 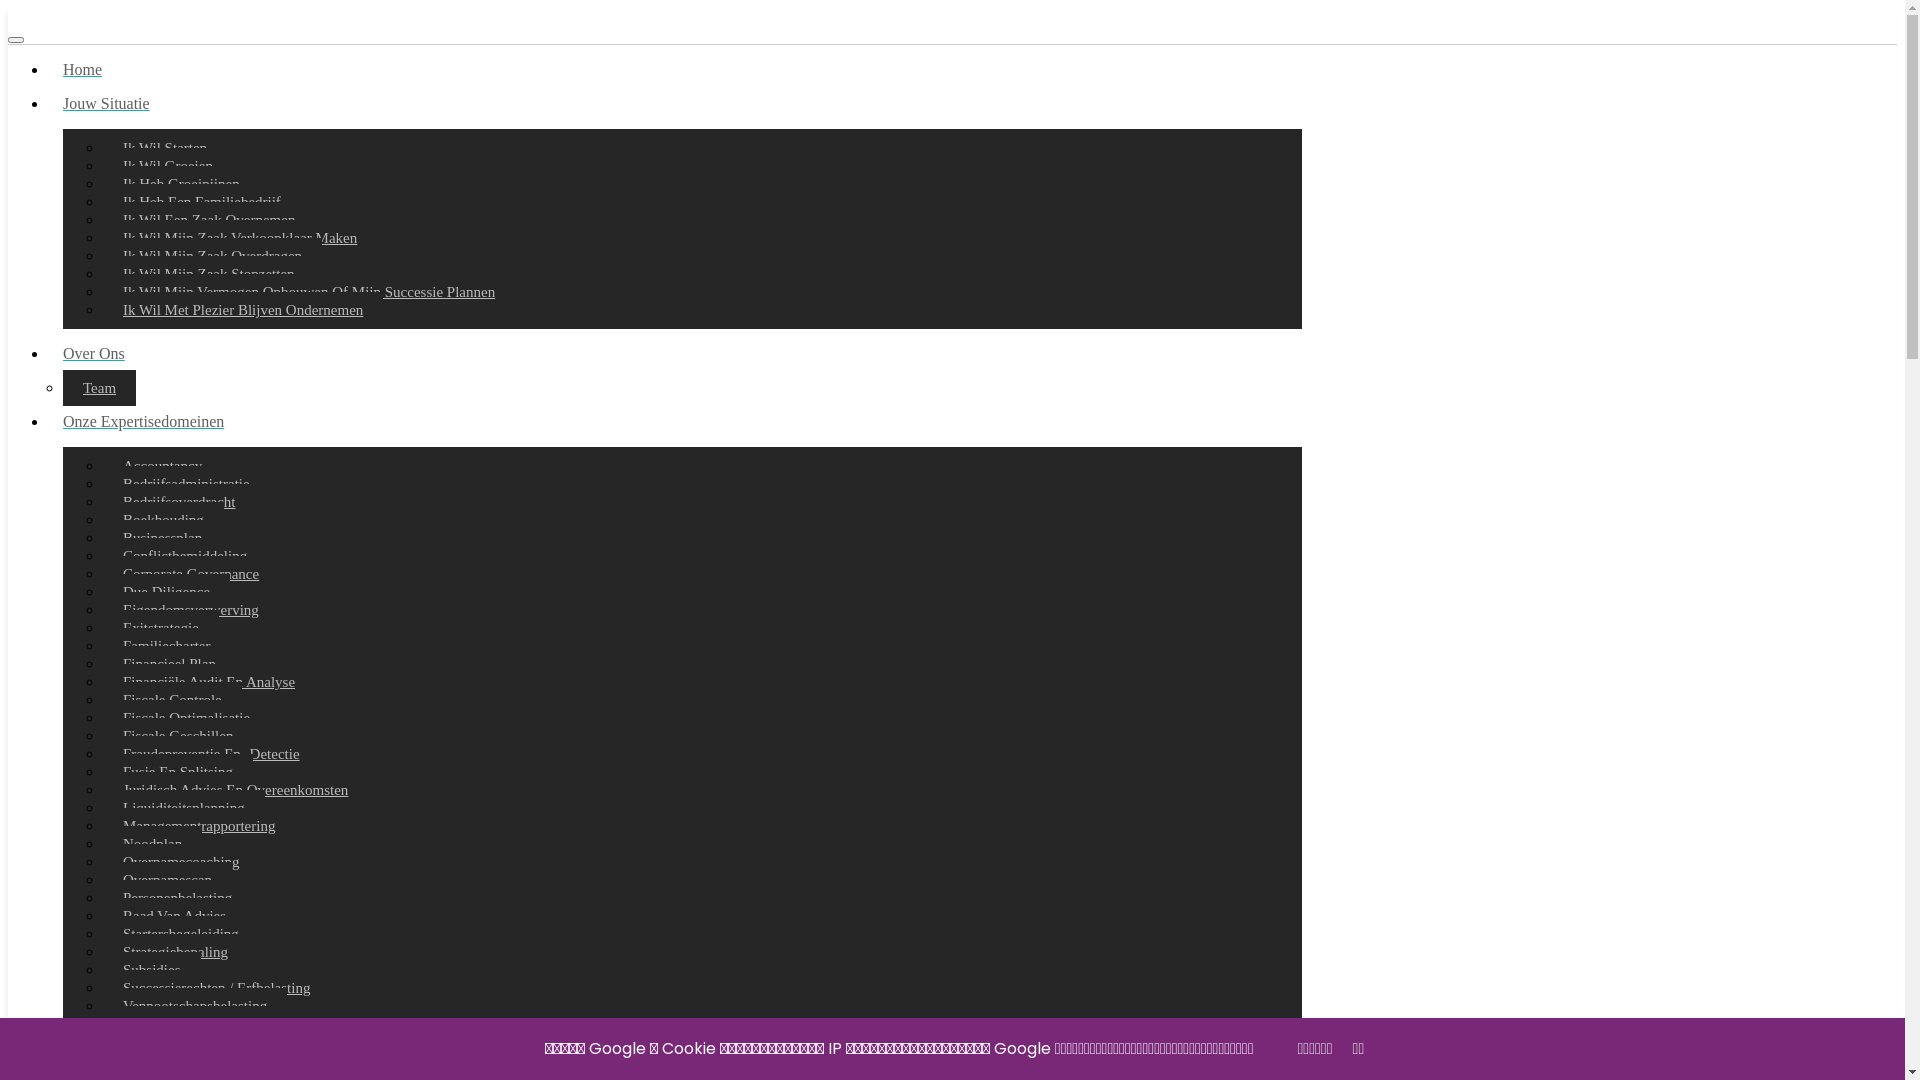 I want to click on 'Ik Wil Mijn Zaak Verkoopklaar Maken', so click(x=240, y=237).